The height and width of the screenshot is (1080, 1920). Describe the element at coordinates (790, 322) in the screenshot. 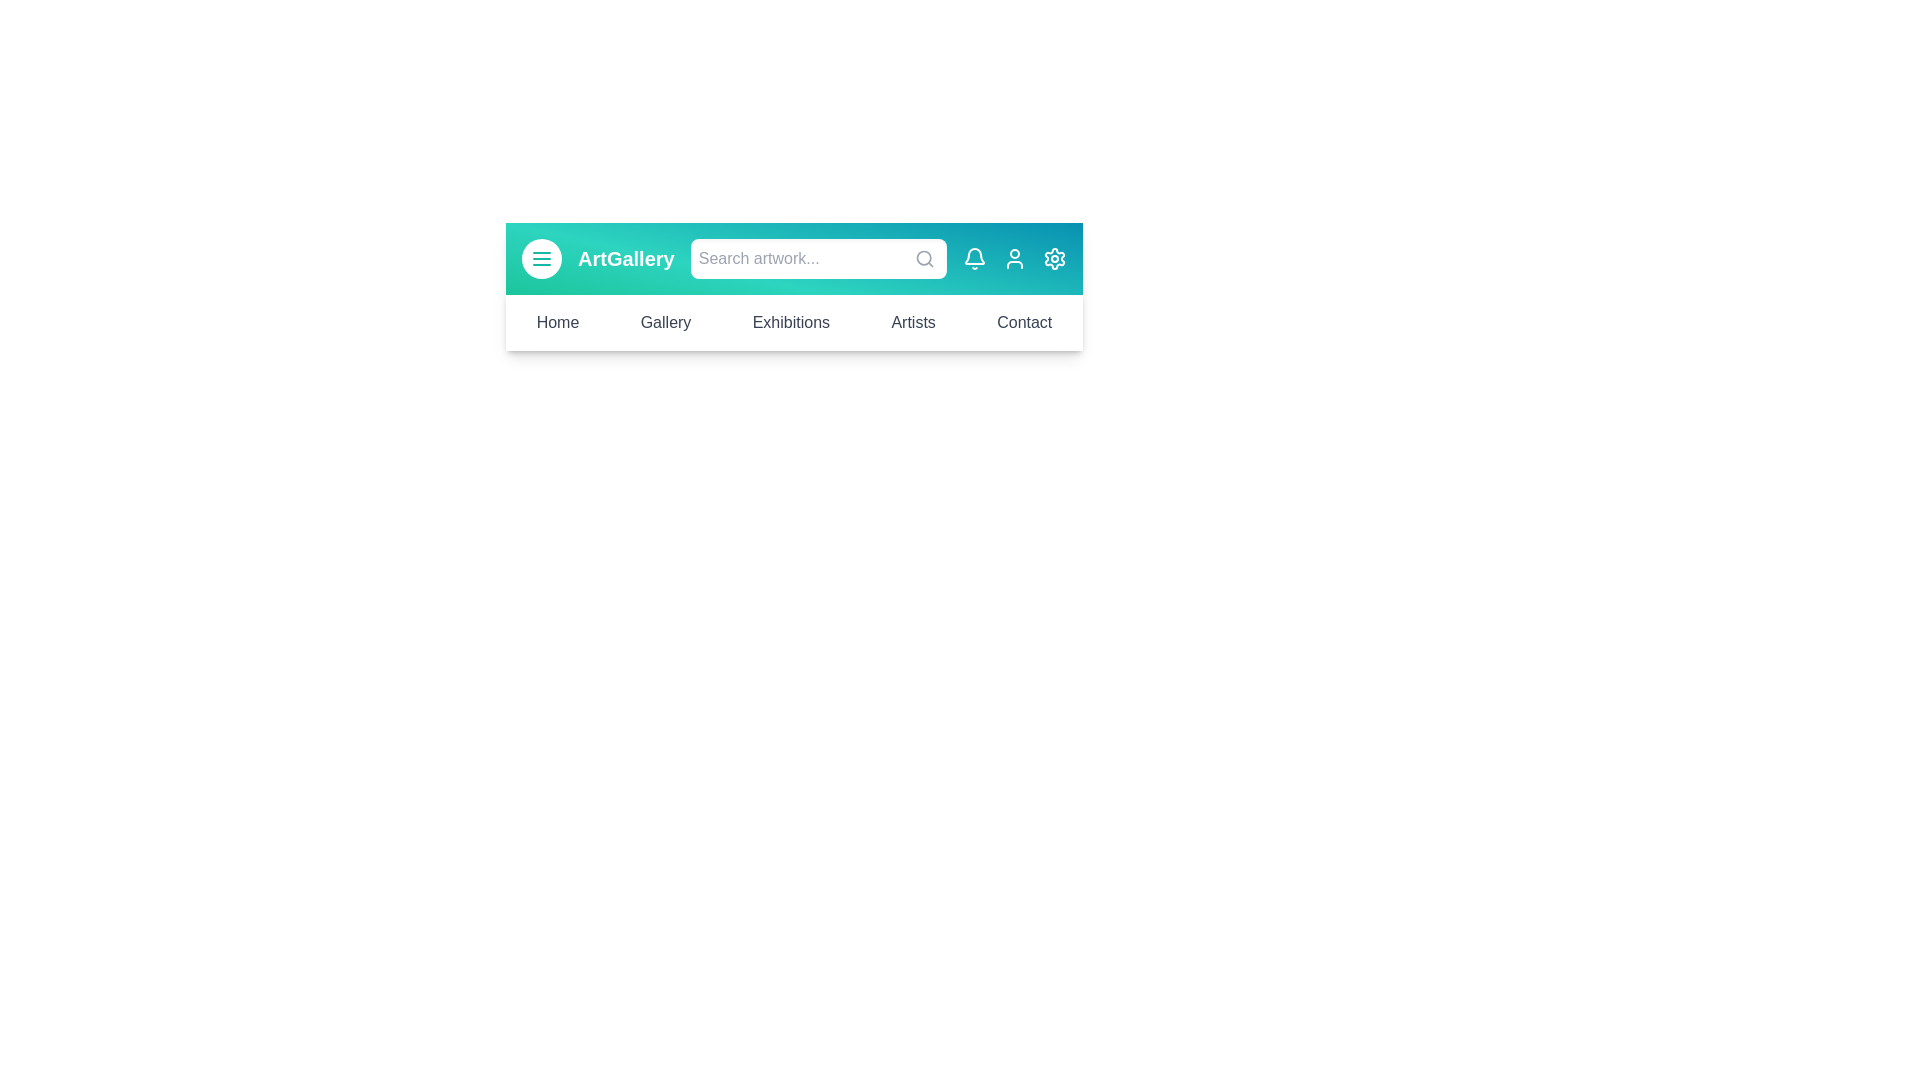

I see `the menu option Exhibitions to navigate to the corresponding section` at that location.